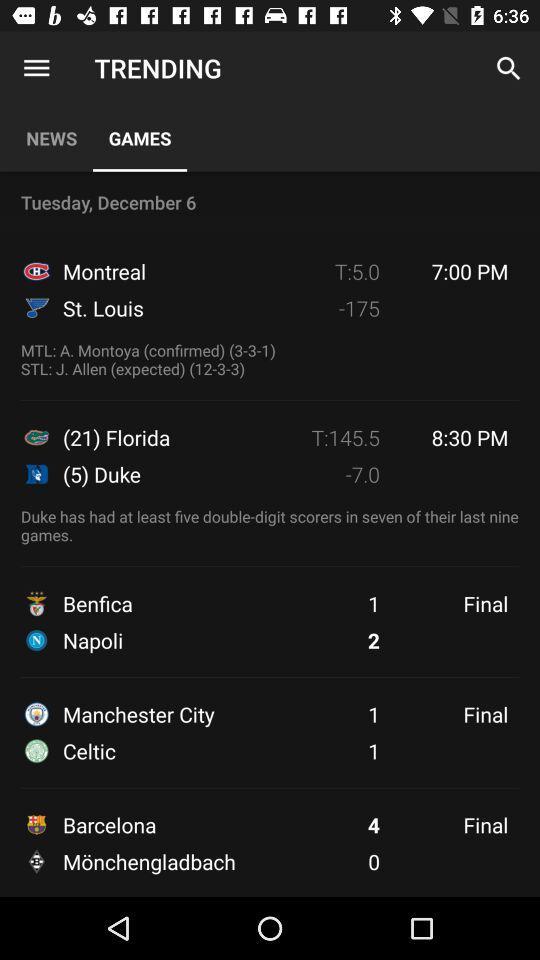 The height and width of the screenshot is (960, 540). I want to click on icon to the left of games item, so click(36, 68).